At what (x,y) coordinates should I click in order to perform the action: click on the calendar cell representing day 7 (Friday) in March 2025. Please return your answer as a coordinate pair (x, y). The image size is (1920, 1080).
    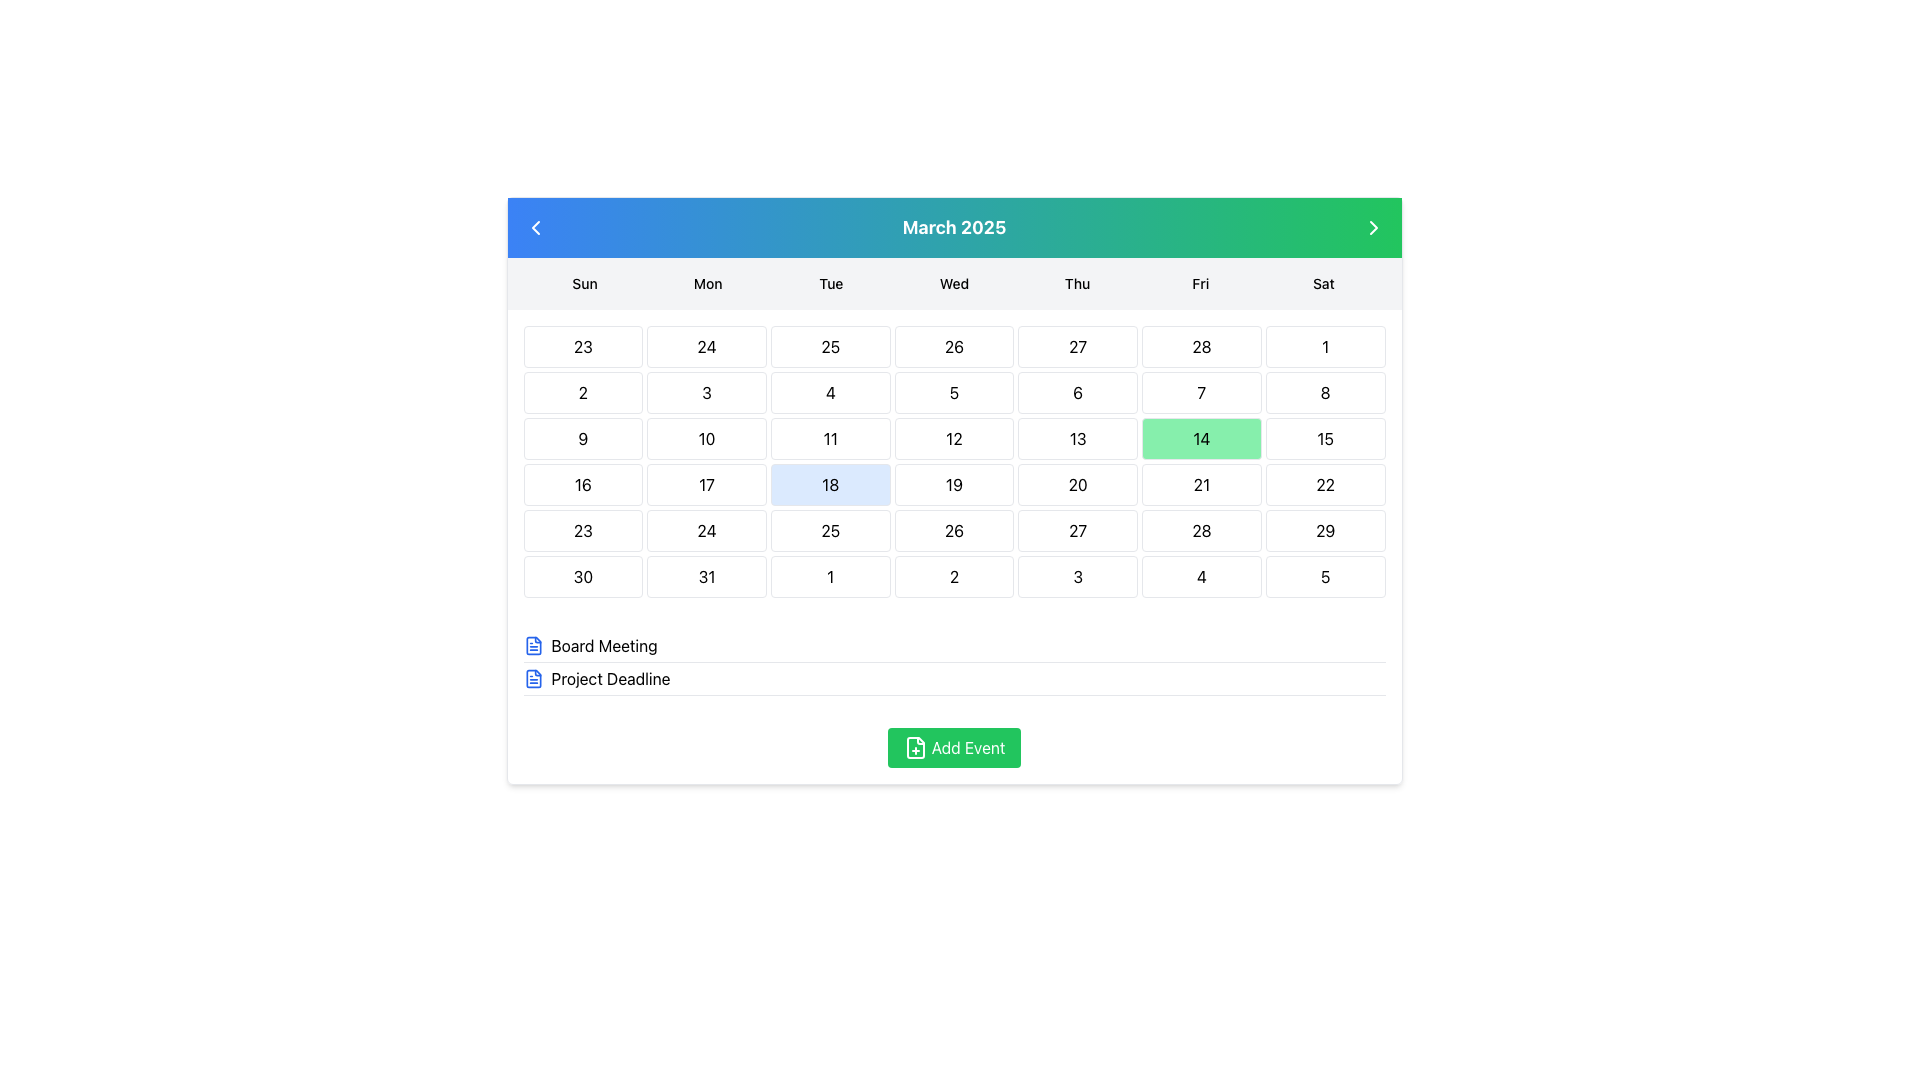
    Looking at the image, I should click on (1200, 393).